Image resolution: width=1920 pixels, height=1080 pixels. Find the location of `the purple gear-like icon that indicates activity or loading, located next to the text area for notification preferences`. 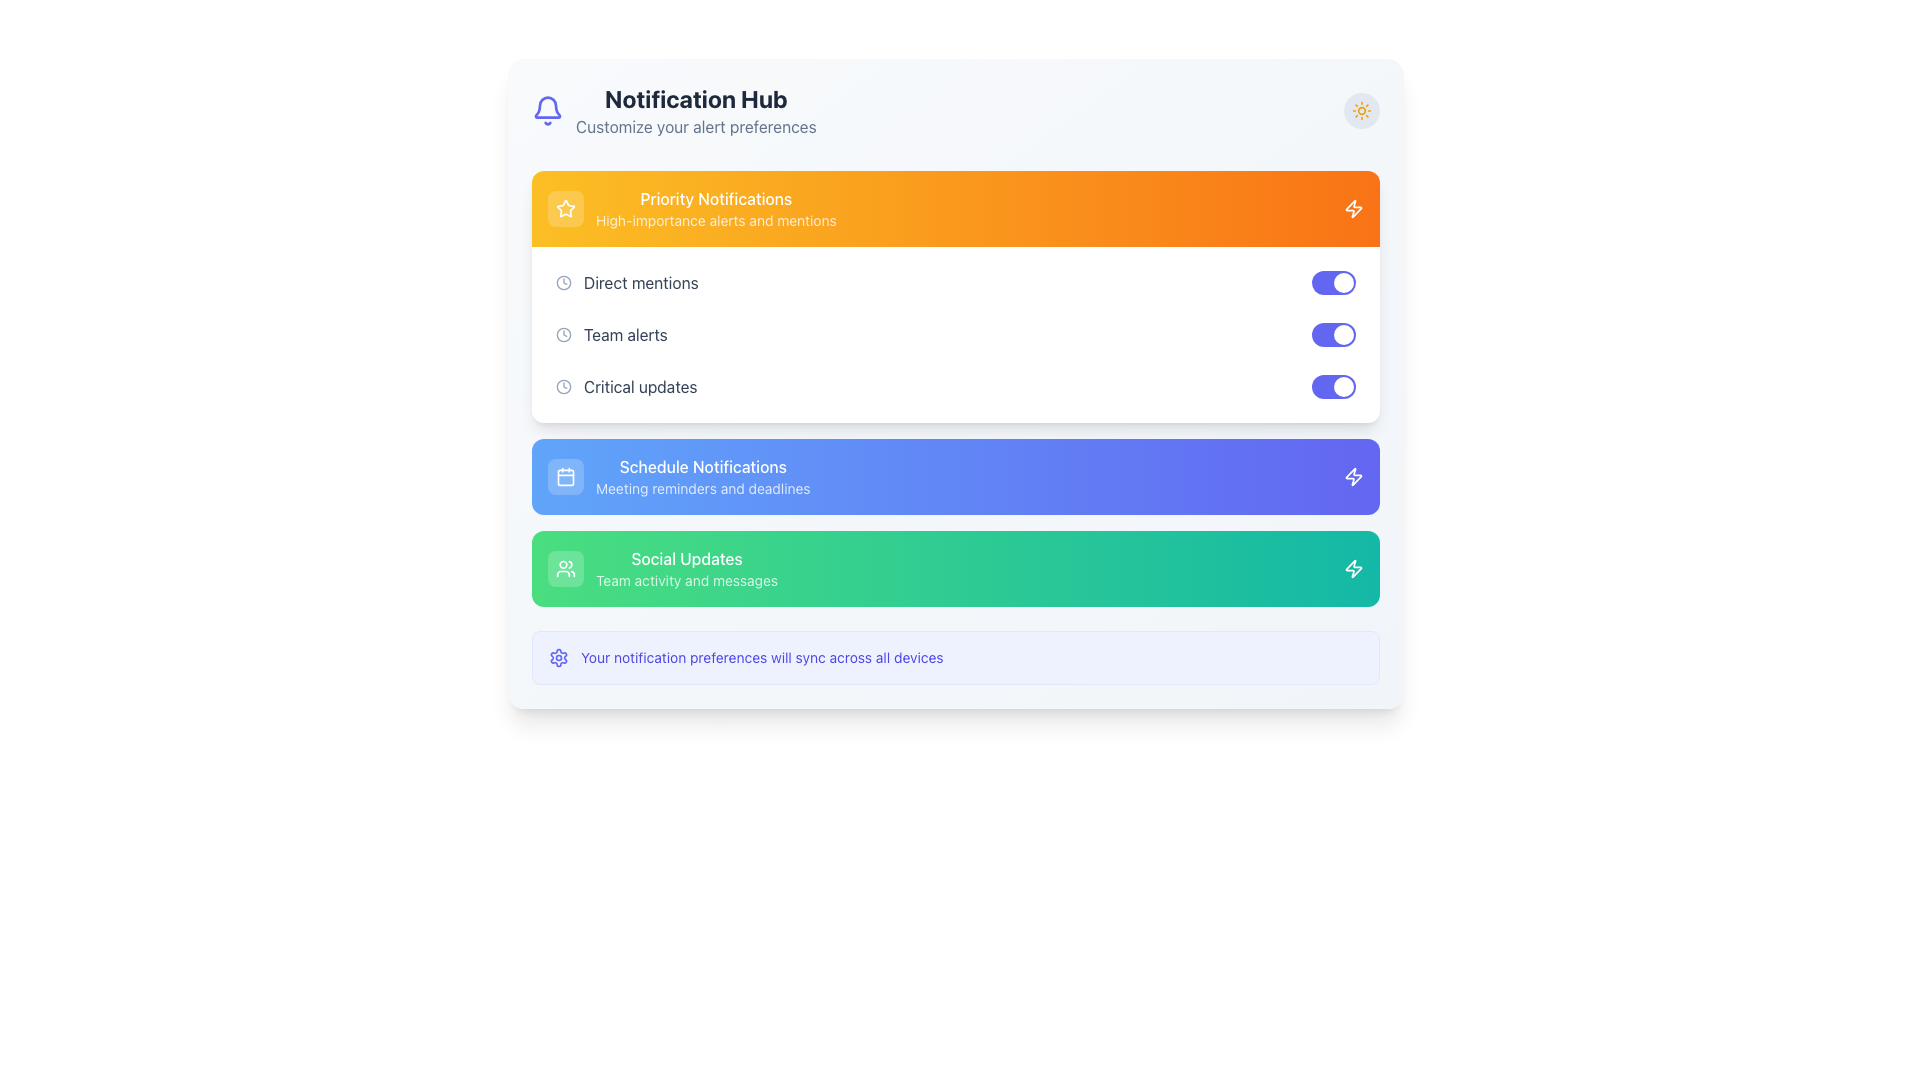

the purple gear-like icon that indicates activity or loading, located next to the text area for notification preferences is located at coordinates (558, 658).